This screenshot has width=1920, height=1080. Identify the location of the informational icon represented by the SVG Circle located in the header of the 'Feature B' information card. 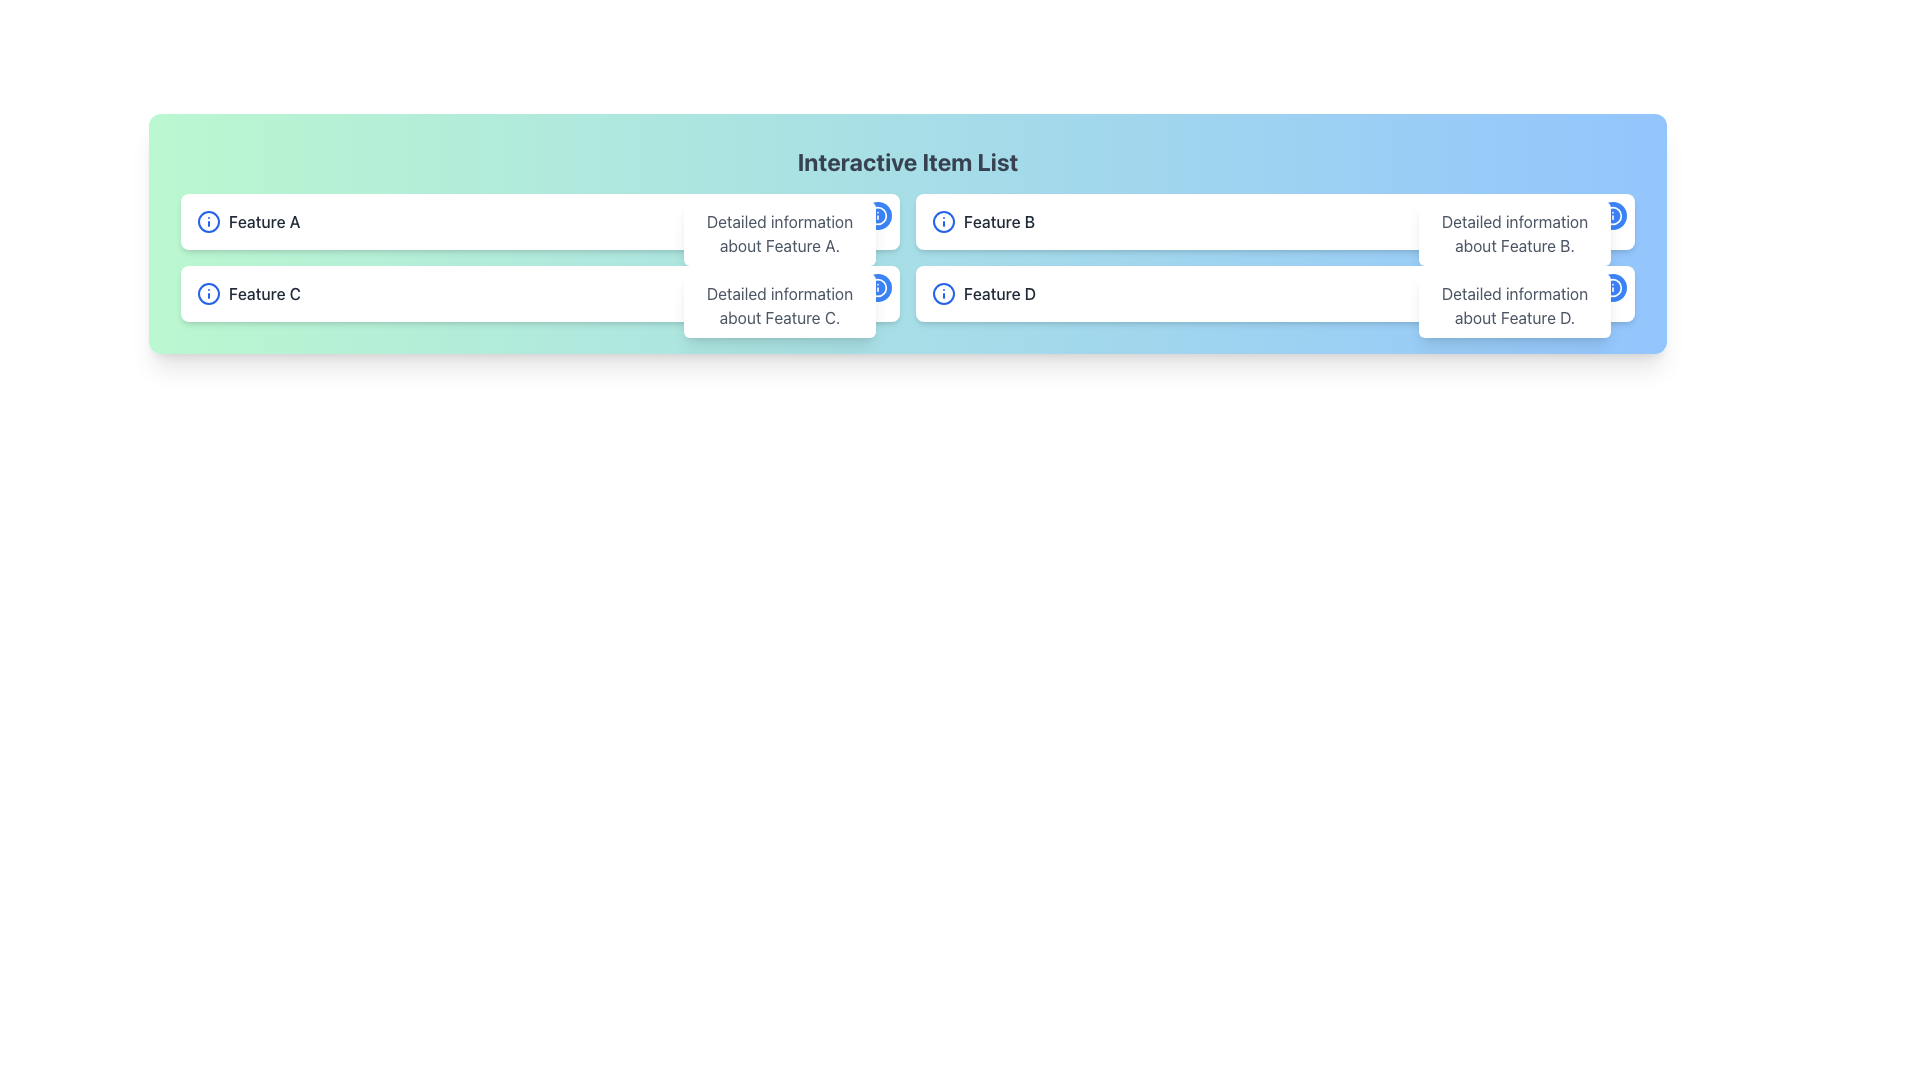
(878, 216).